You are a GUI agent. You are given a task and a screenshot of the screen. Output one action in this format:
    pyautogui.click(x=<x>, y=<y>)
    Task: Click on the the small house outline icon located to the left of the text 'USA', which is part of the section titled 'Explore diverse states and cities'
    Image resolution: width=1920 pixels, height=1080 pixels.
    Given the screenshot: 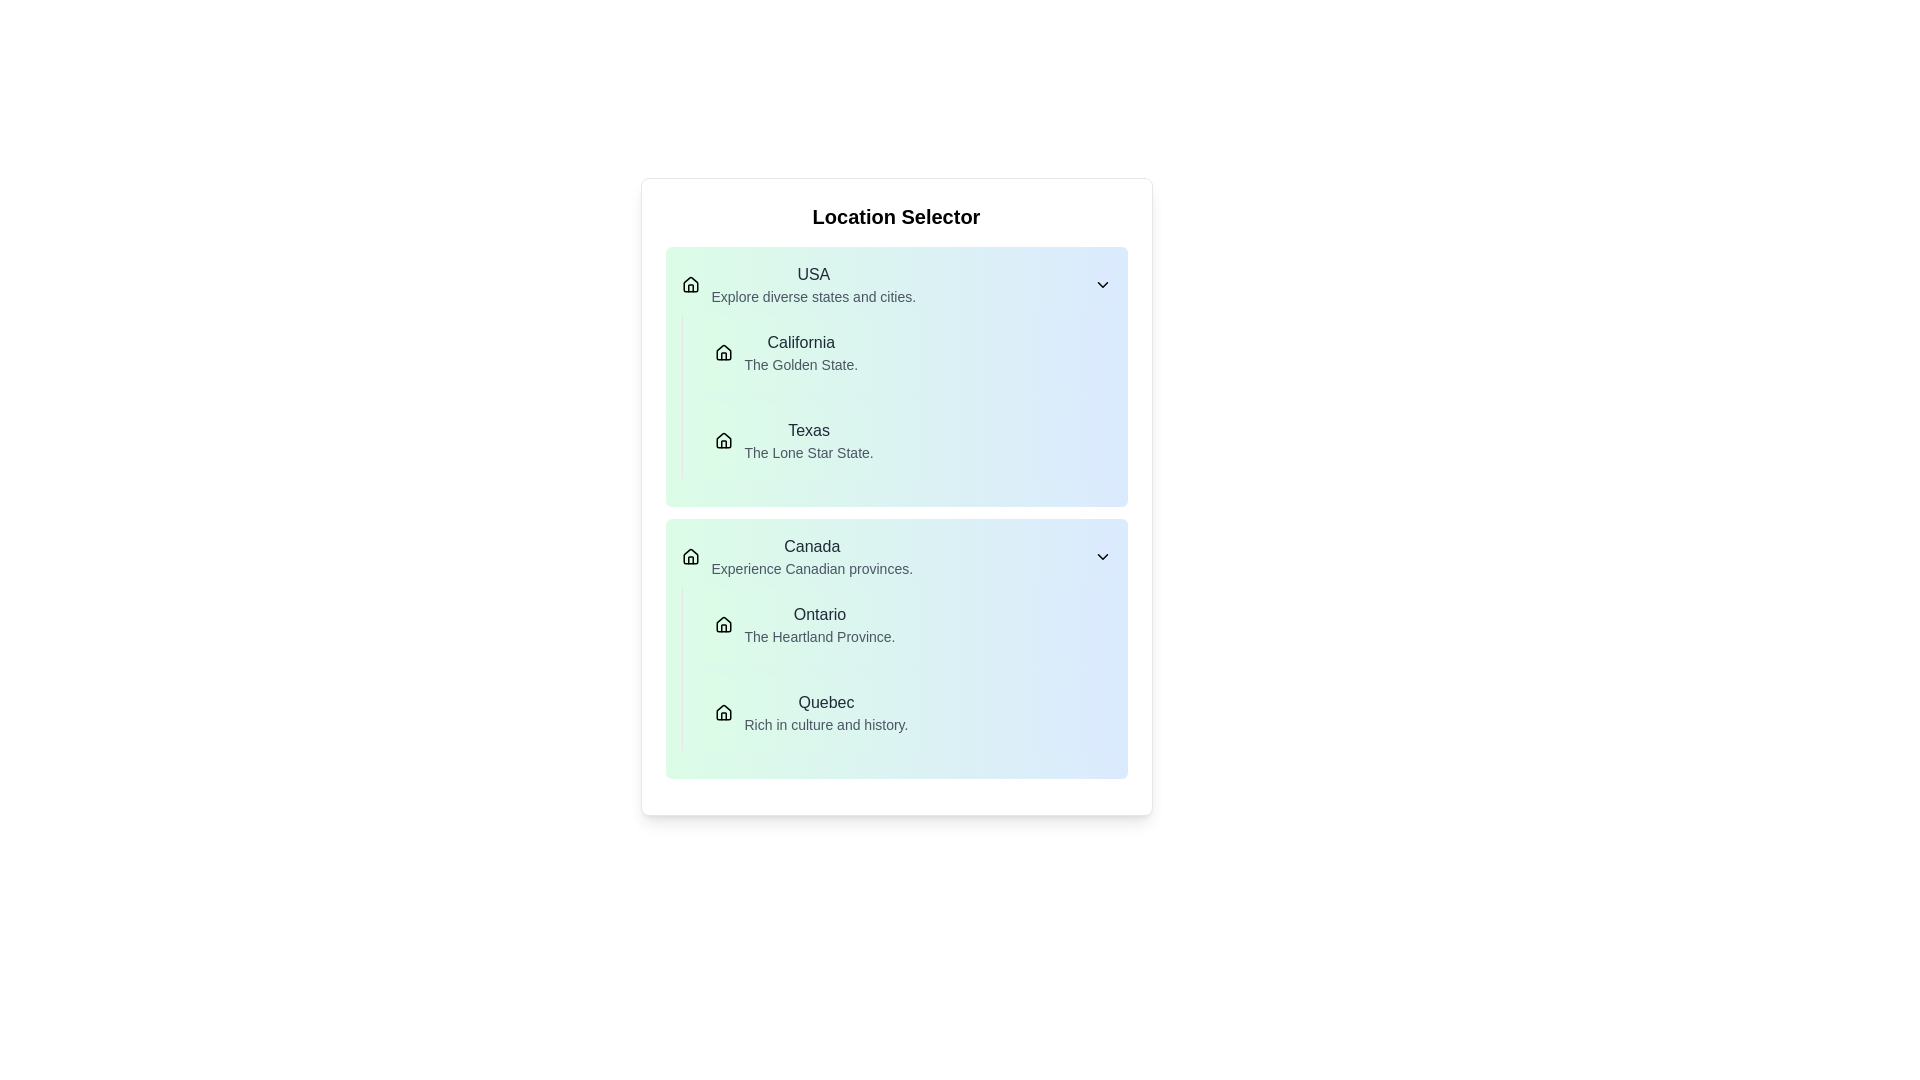 What is the action you would take?
    pyautogui.click(x=690, y=285)
    